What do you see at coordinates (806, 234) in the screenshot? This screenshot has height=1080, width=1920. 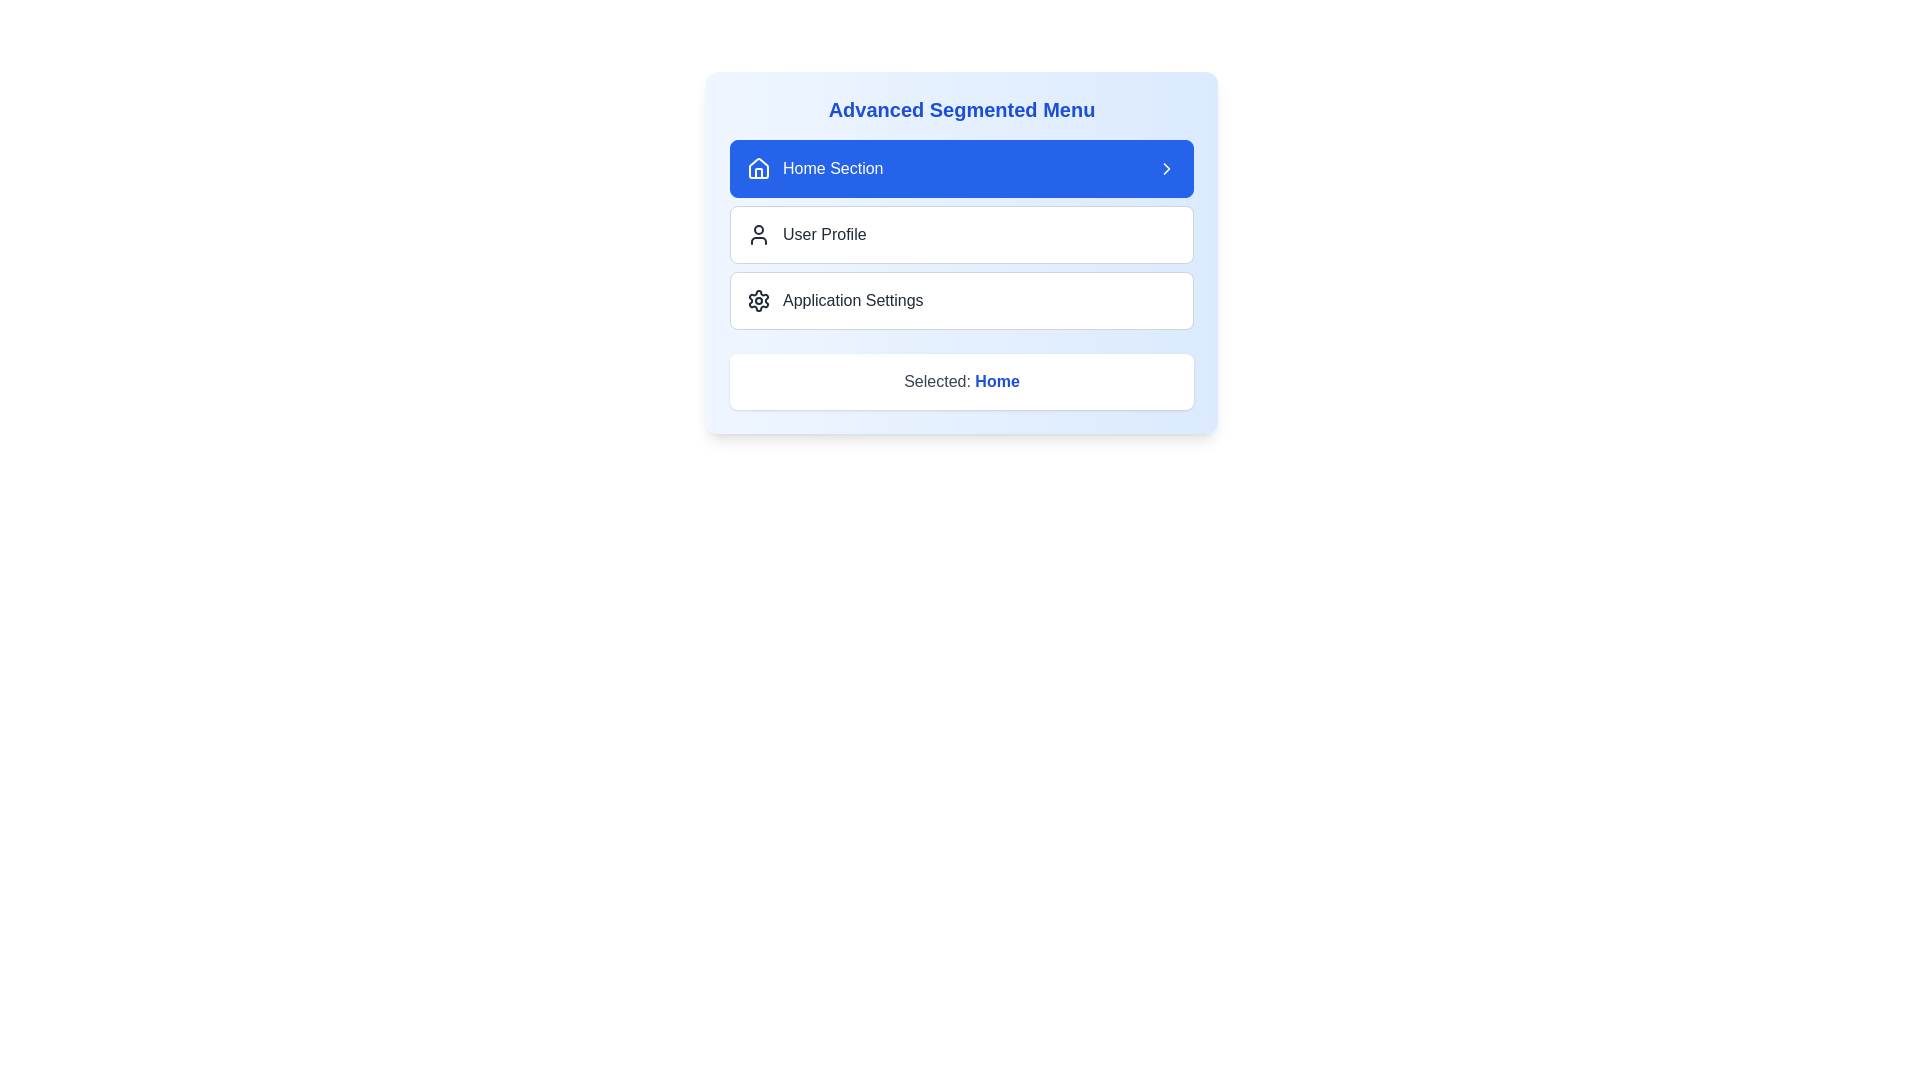 I see `the User Profile menu item, which is the second item in the vertical list of the segmented menu` at bounding box center [806, 234].